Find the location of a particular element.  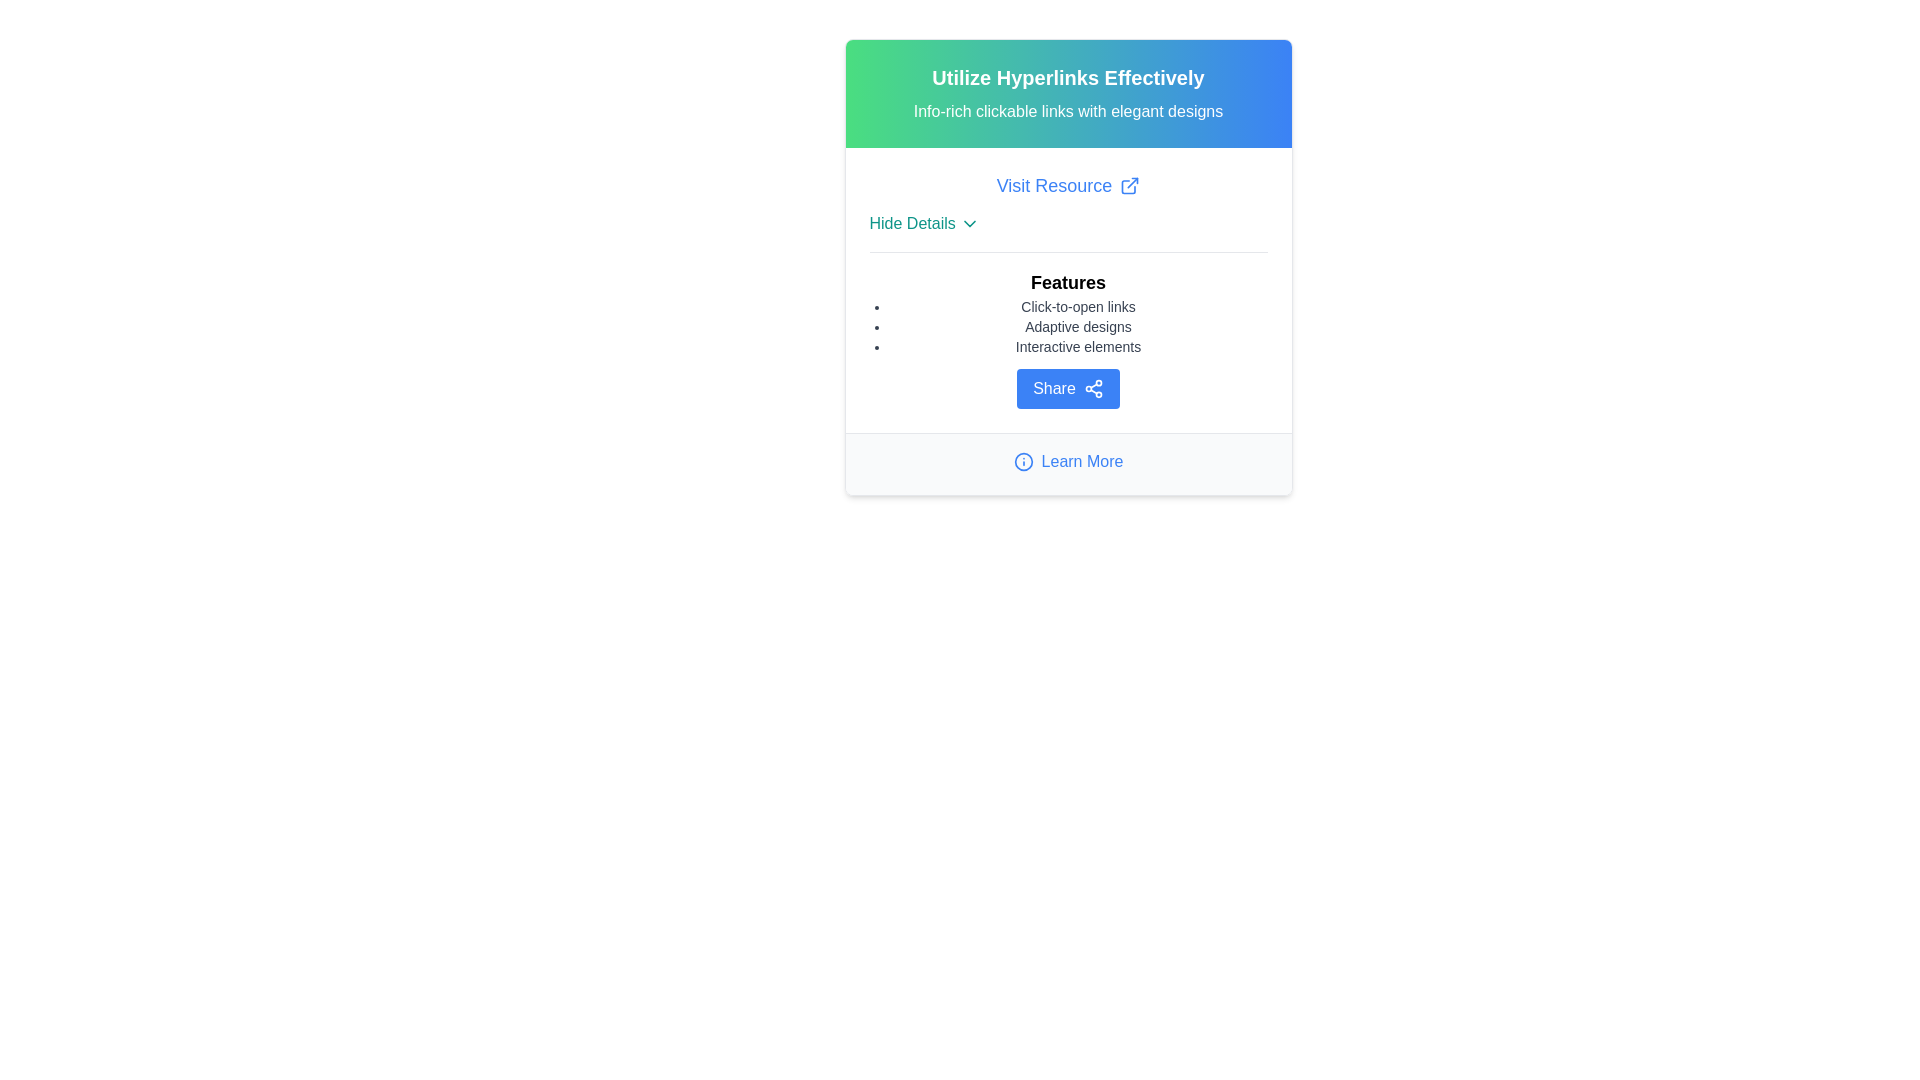

the informative icon located to the left of the 'Learn More' hyperlink, which serves to guide users for additional context or details is located at coordinates (1023, 462).